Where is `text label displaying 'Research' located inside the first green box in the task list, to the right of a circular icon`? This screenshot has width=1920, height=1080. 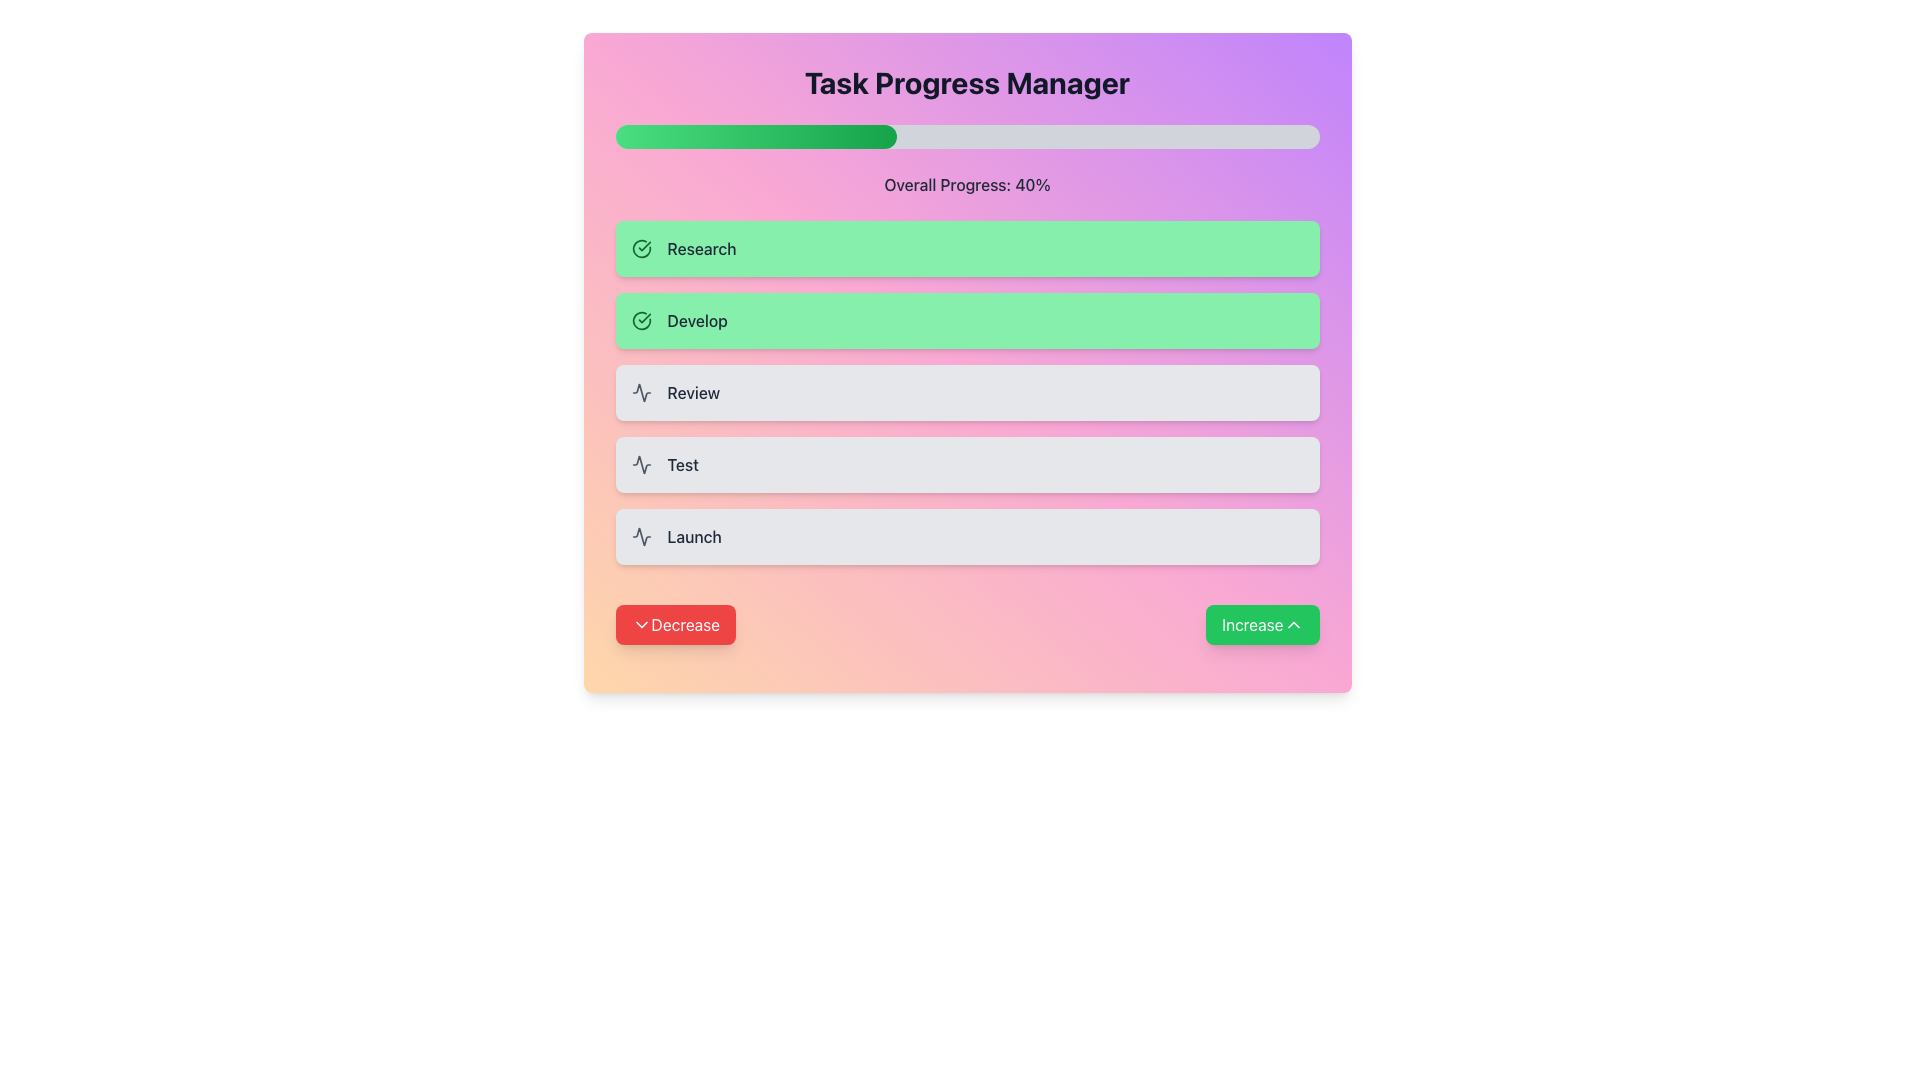 text label displaying 'Research' located inside the first green box in the task list, to the right of a circular icon is located at coordinates (701, 248).